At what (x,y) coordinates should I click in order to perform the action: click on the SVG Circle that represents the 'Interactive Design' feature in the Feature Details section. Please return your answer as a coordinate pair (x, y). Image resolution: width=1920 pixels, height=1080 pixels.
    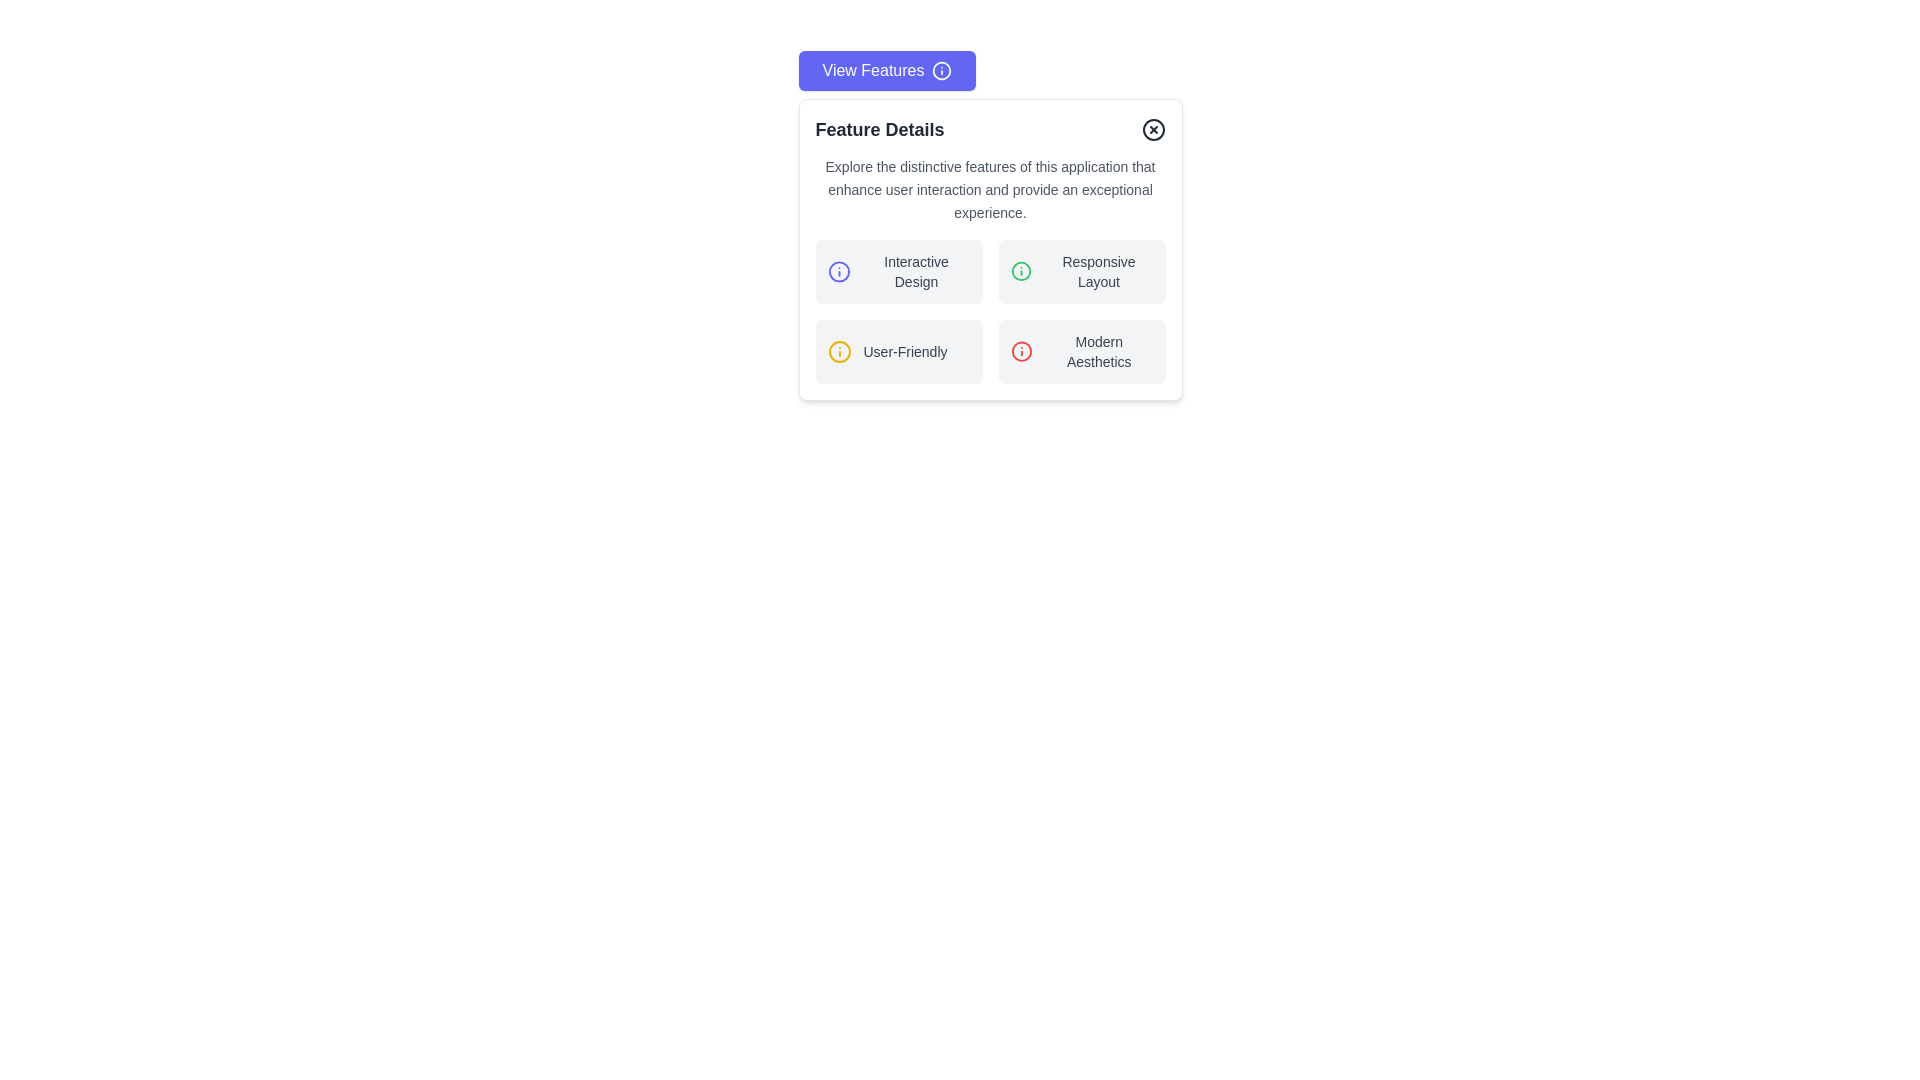
    Looking at the image, I should click on (839, 272).